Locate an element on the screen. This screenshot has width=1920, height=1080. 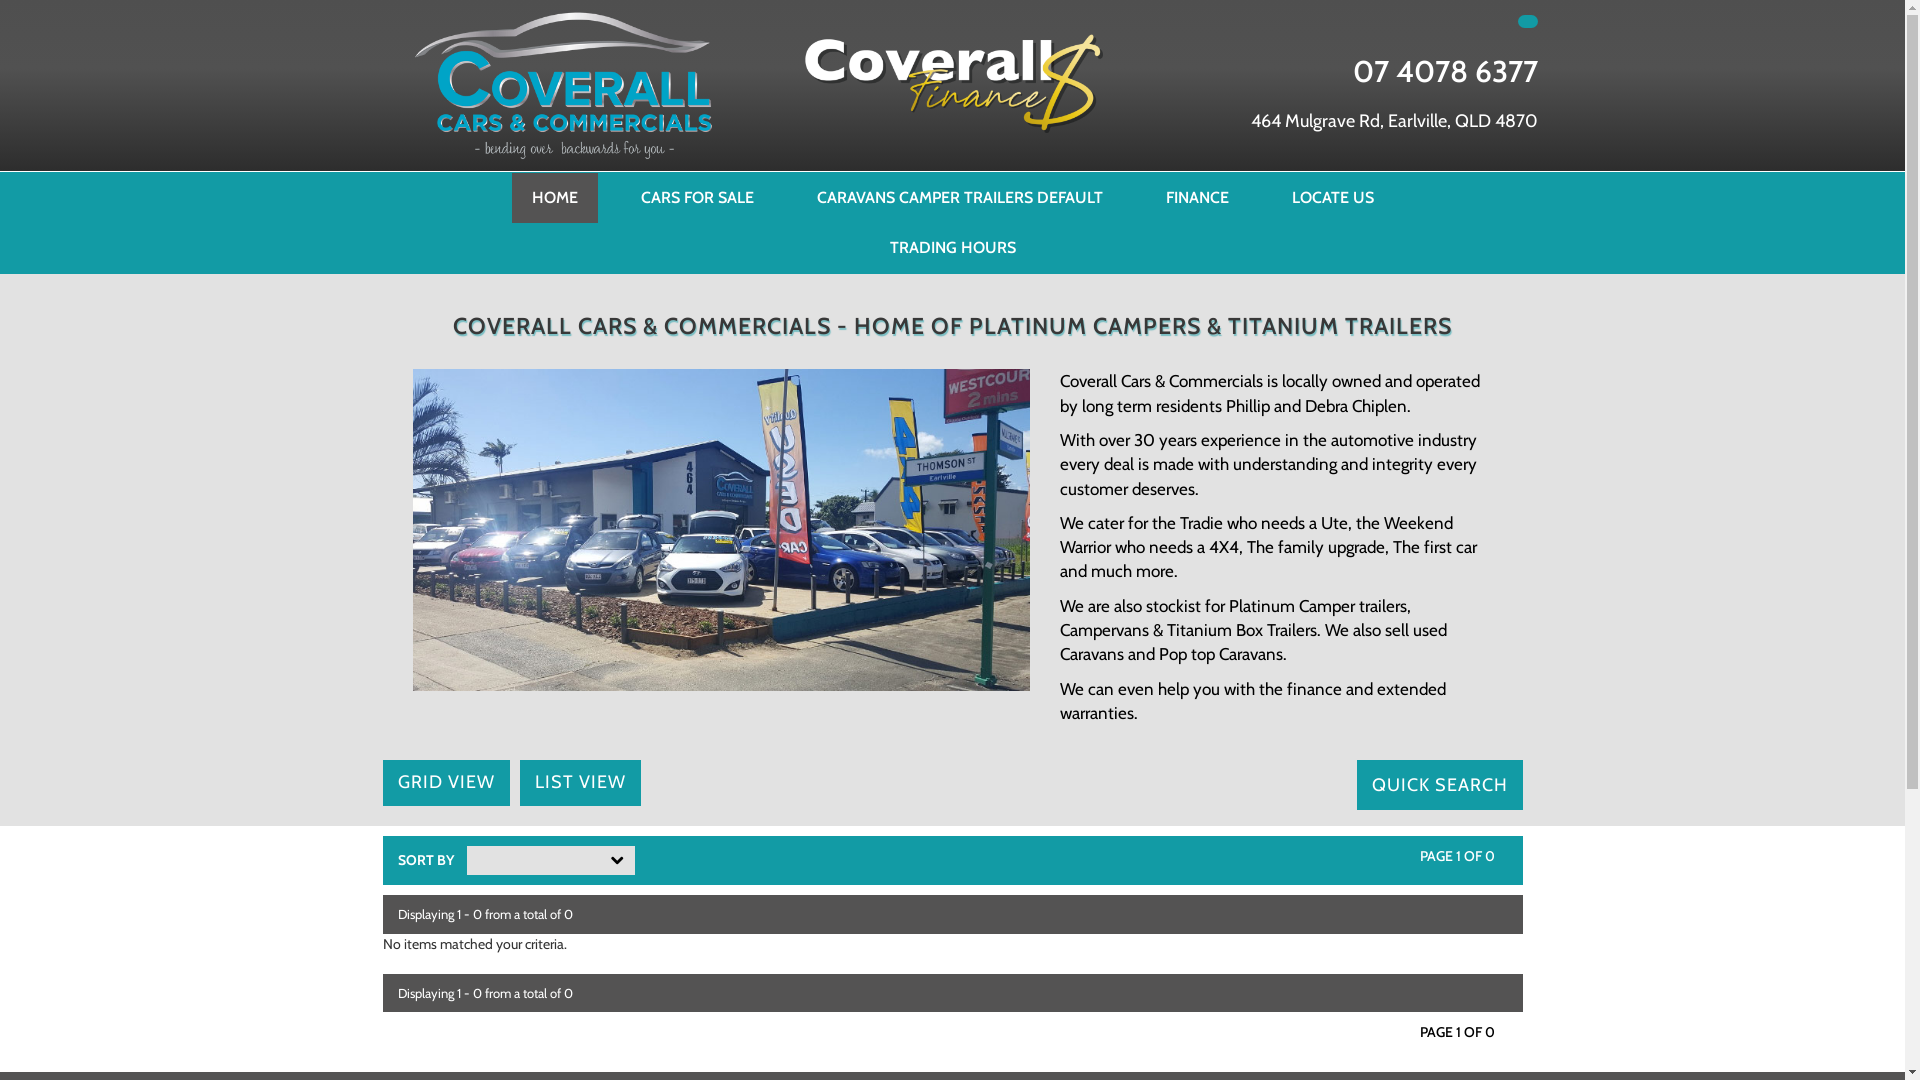
'07 4078 6377' is located at coordinates (1444, 70).